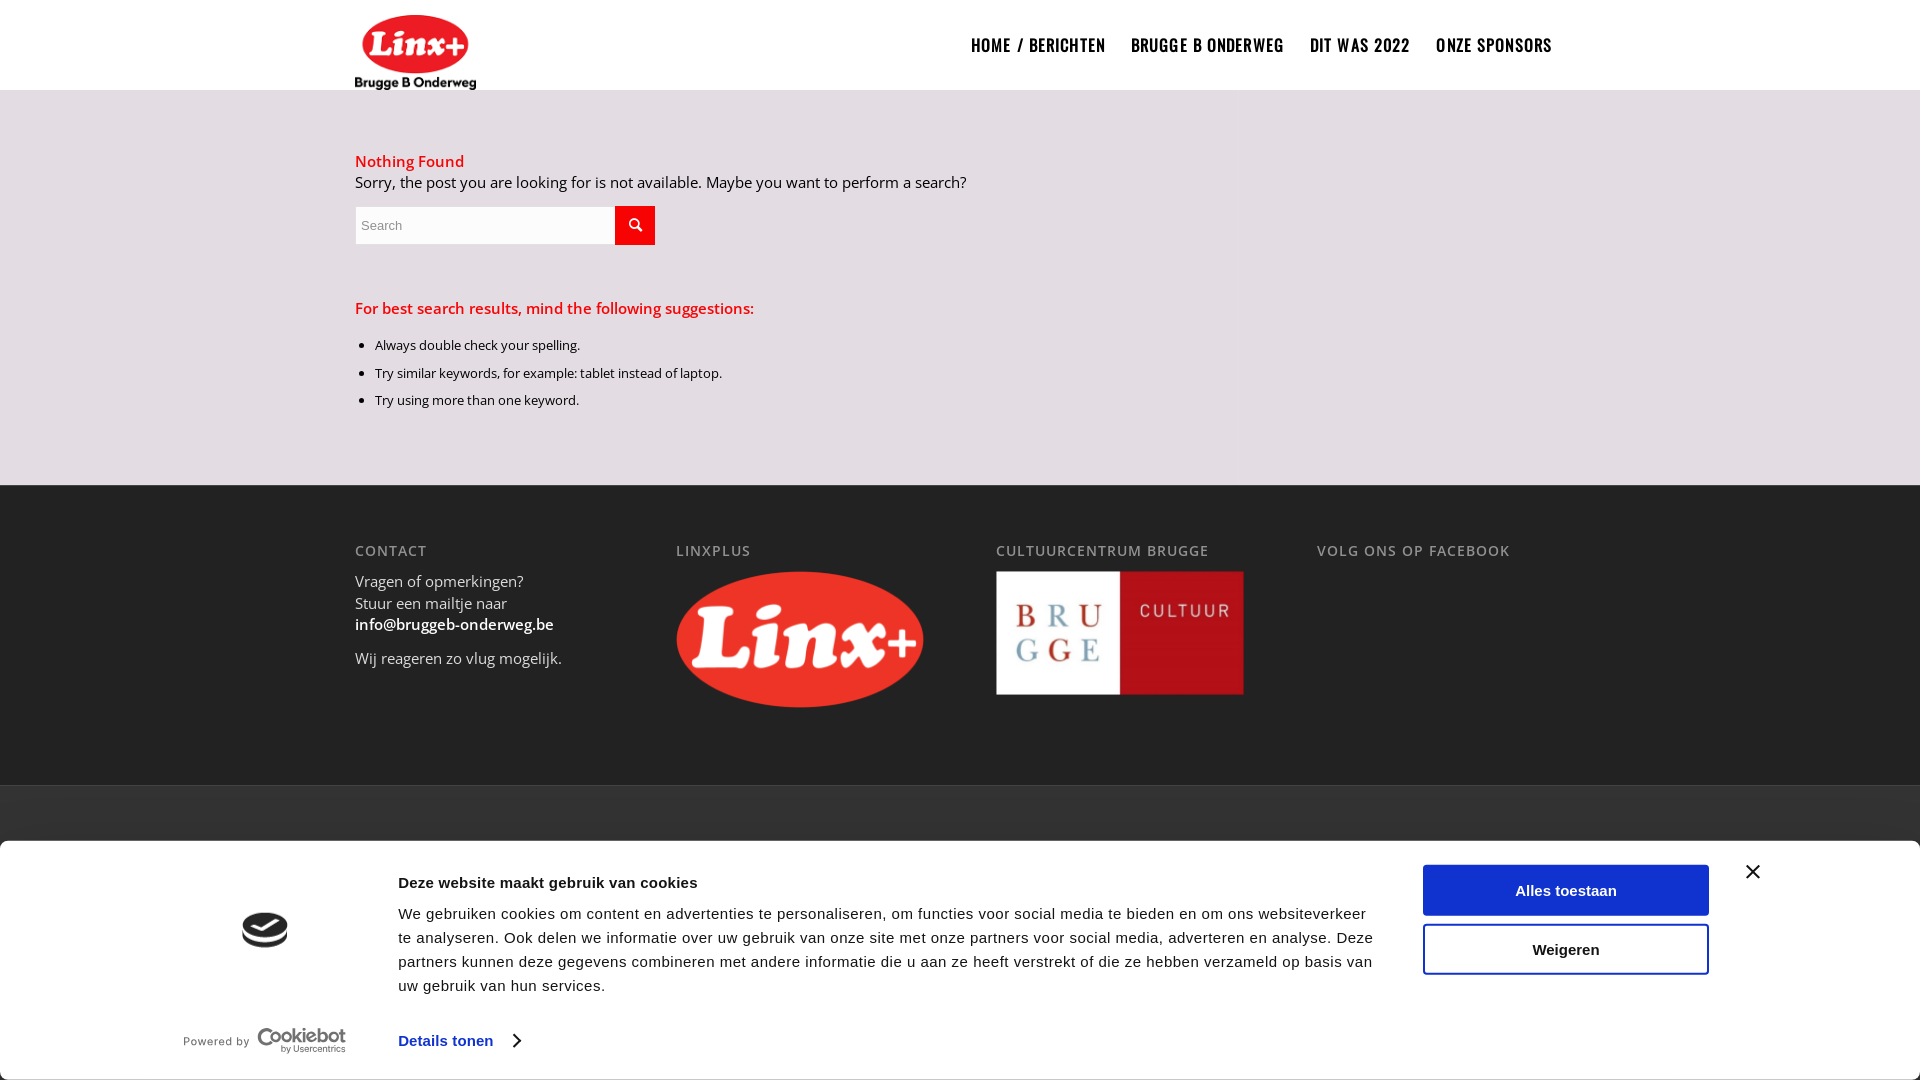 The height and width of the screenshot is (1080, 1920). I want to click on 'Details tonen', so click(457, 1040).